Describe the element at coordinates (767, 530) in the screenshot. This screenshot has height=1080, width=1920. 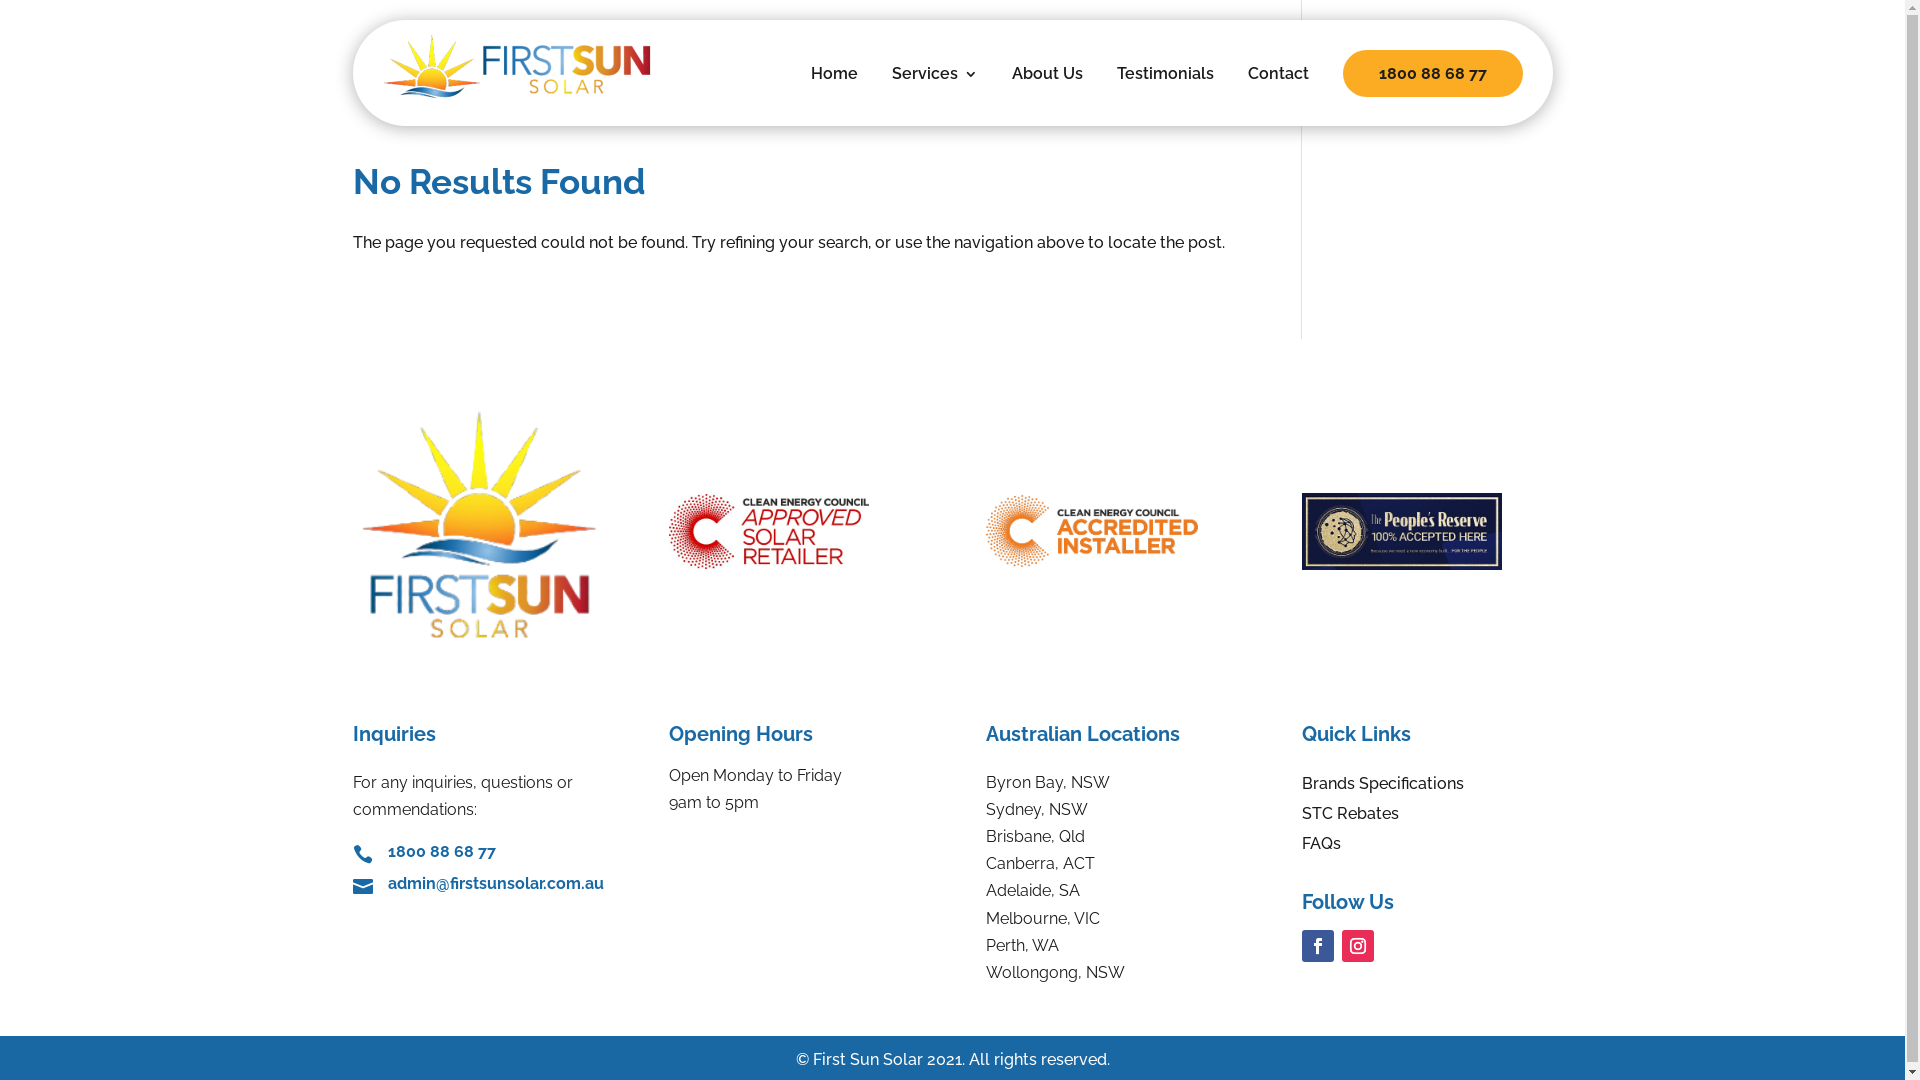
I see `'CEC approved retailer'` at that location.